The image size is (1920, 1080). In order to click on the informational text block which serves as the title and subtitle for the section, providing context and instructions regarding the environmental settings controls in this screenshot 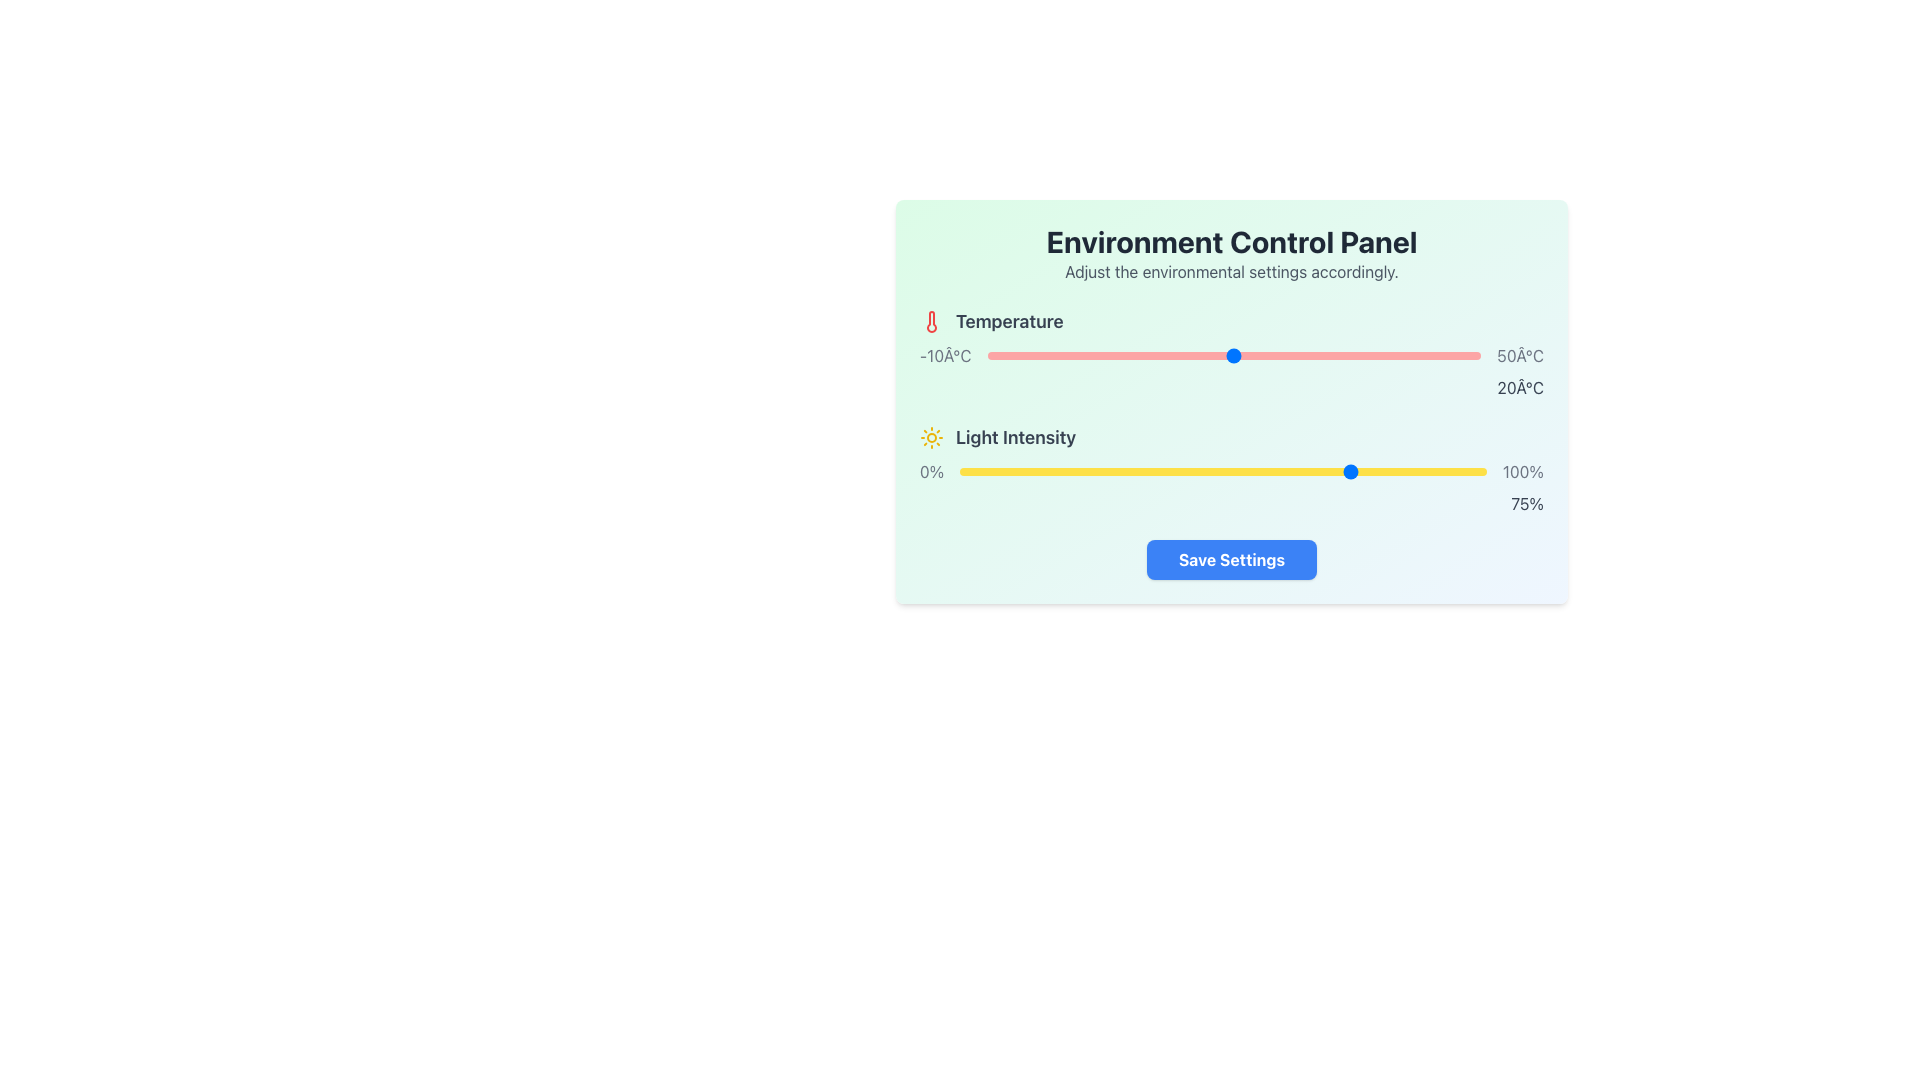, I will do `click(1231, 253)`.